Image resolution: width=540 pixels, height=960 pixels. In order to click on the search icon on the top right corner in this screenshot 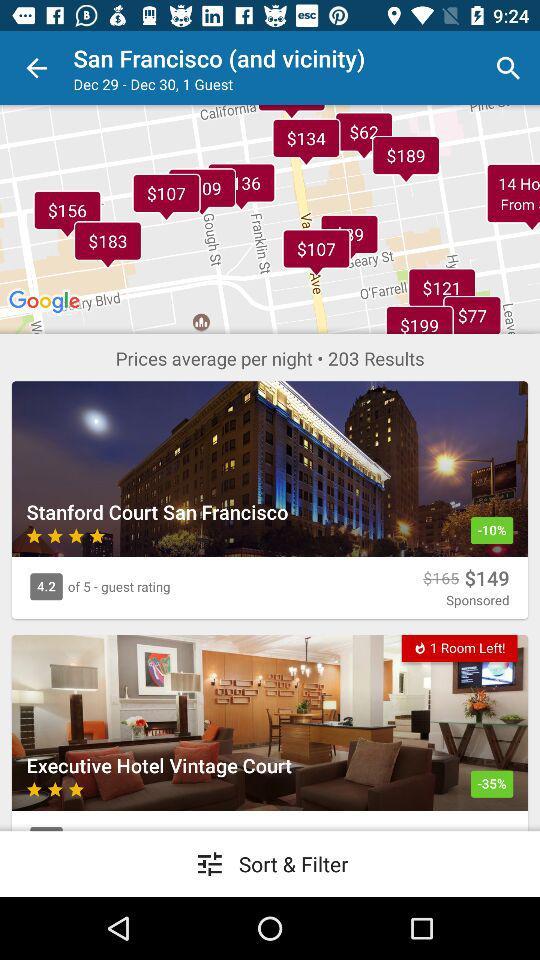, I will do `click(508, 68)`.